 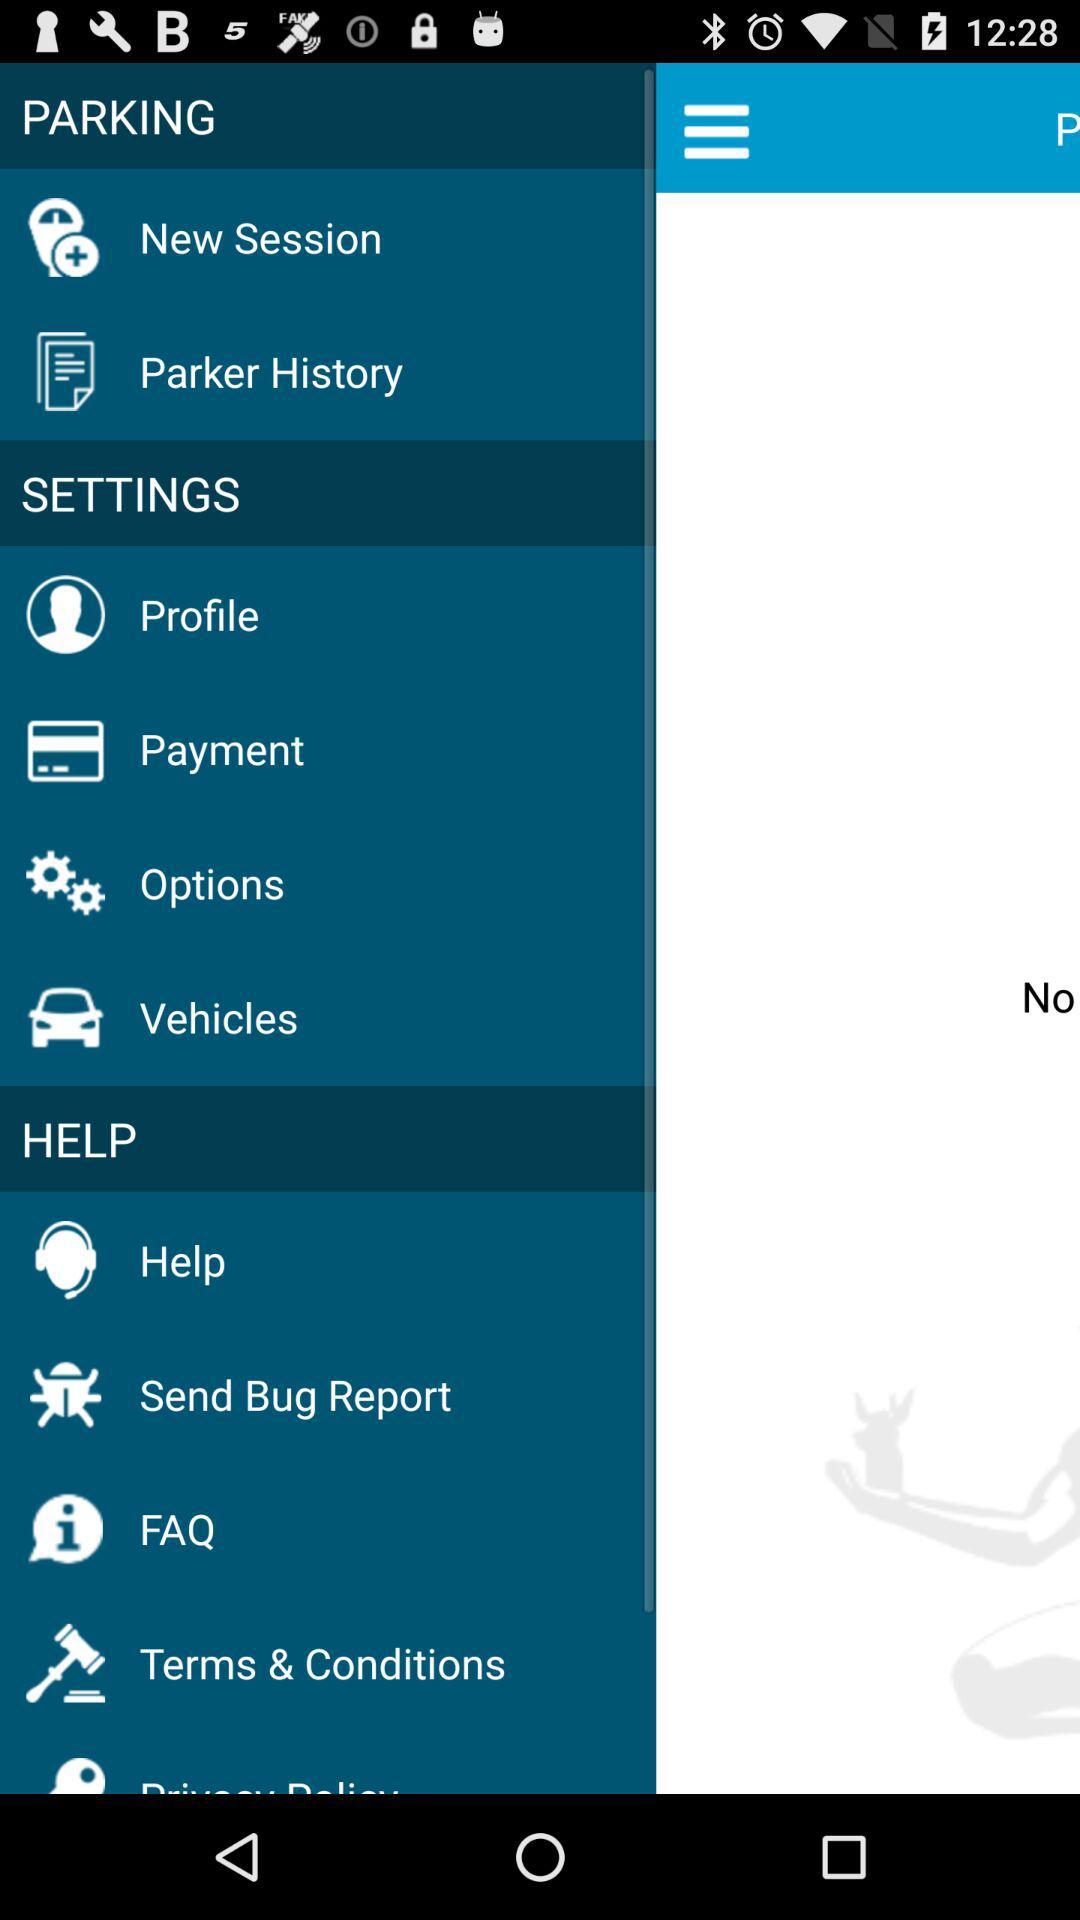 I want to click on the privacy policy icon, so click(x=268, y=1770).